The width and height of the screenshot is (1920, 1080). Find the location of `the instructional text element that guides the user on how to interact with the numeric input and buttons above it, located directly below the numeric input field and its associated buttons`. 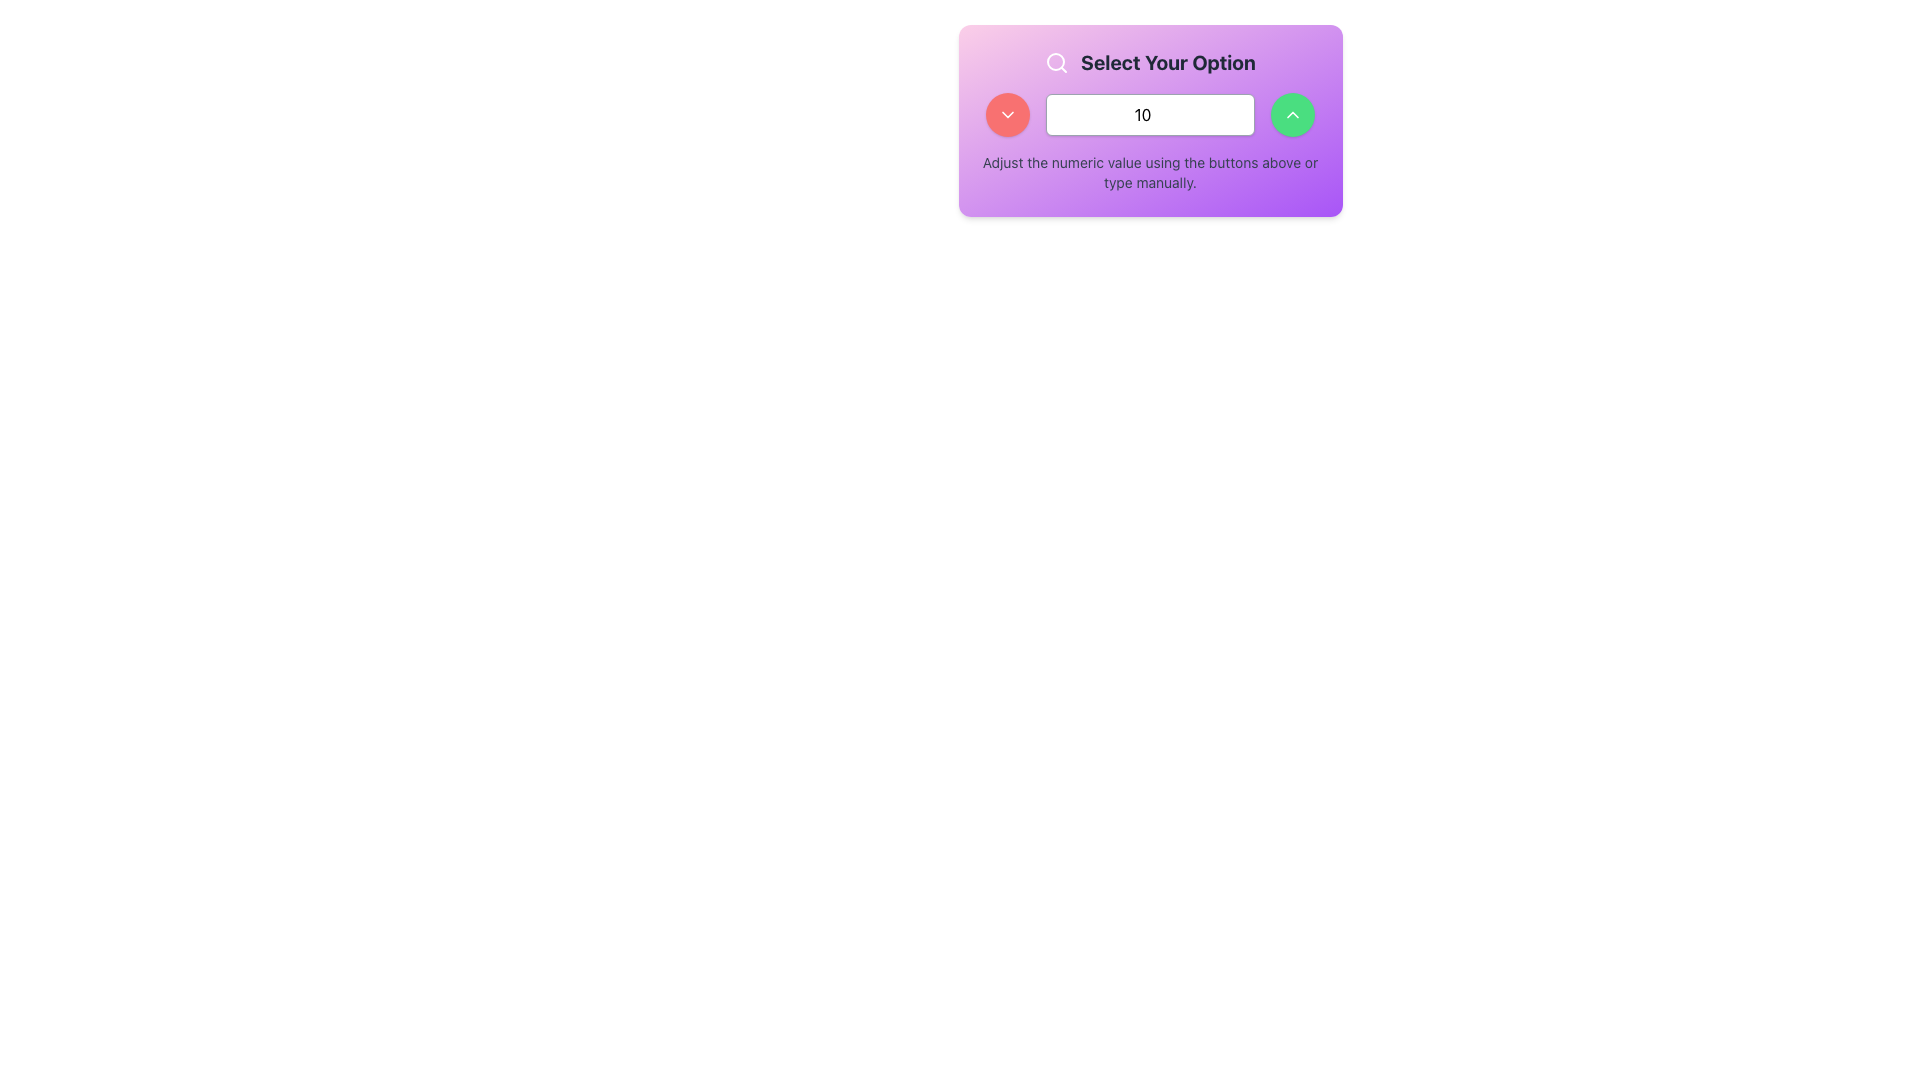

the instructional text element that guides the user on how to interact with the numeric input and buttons above it, located directly below the numeric input field and its associated buttons is located at coordinates (1150, 172).